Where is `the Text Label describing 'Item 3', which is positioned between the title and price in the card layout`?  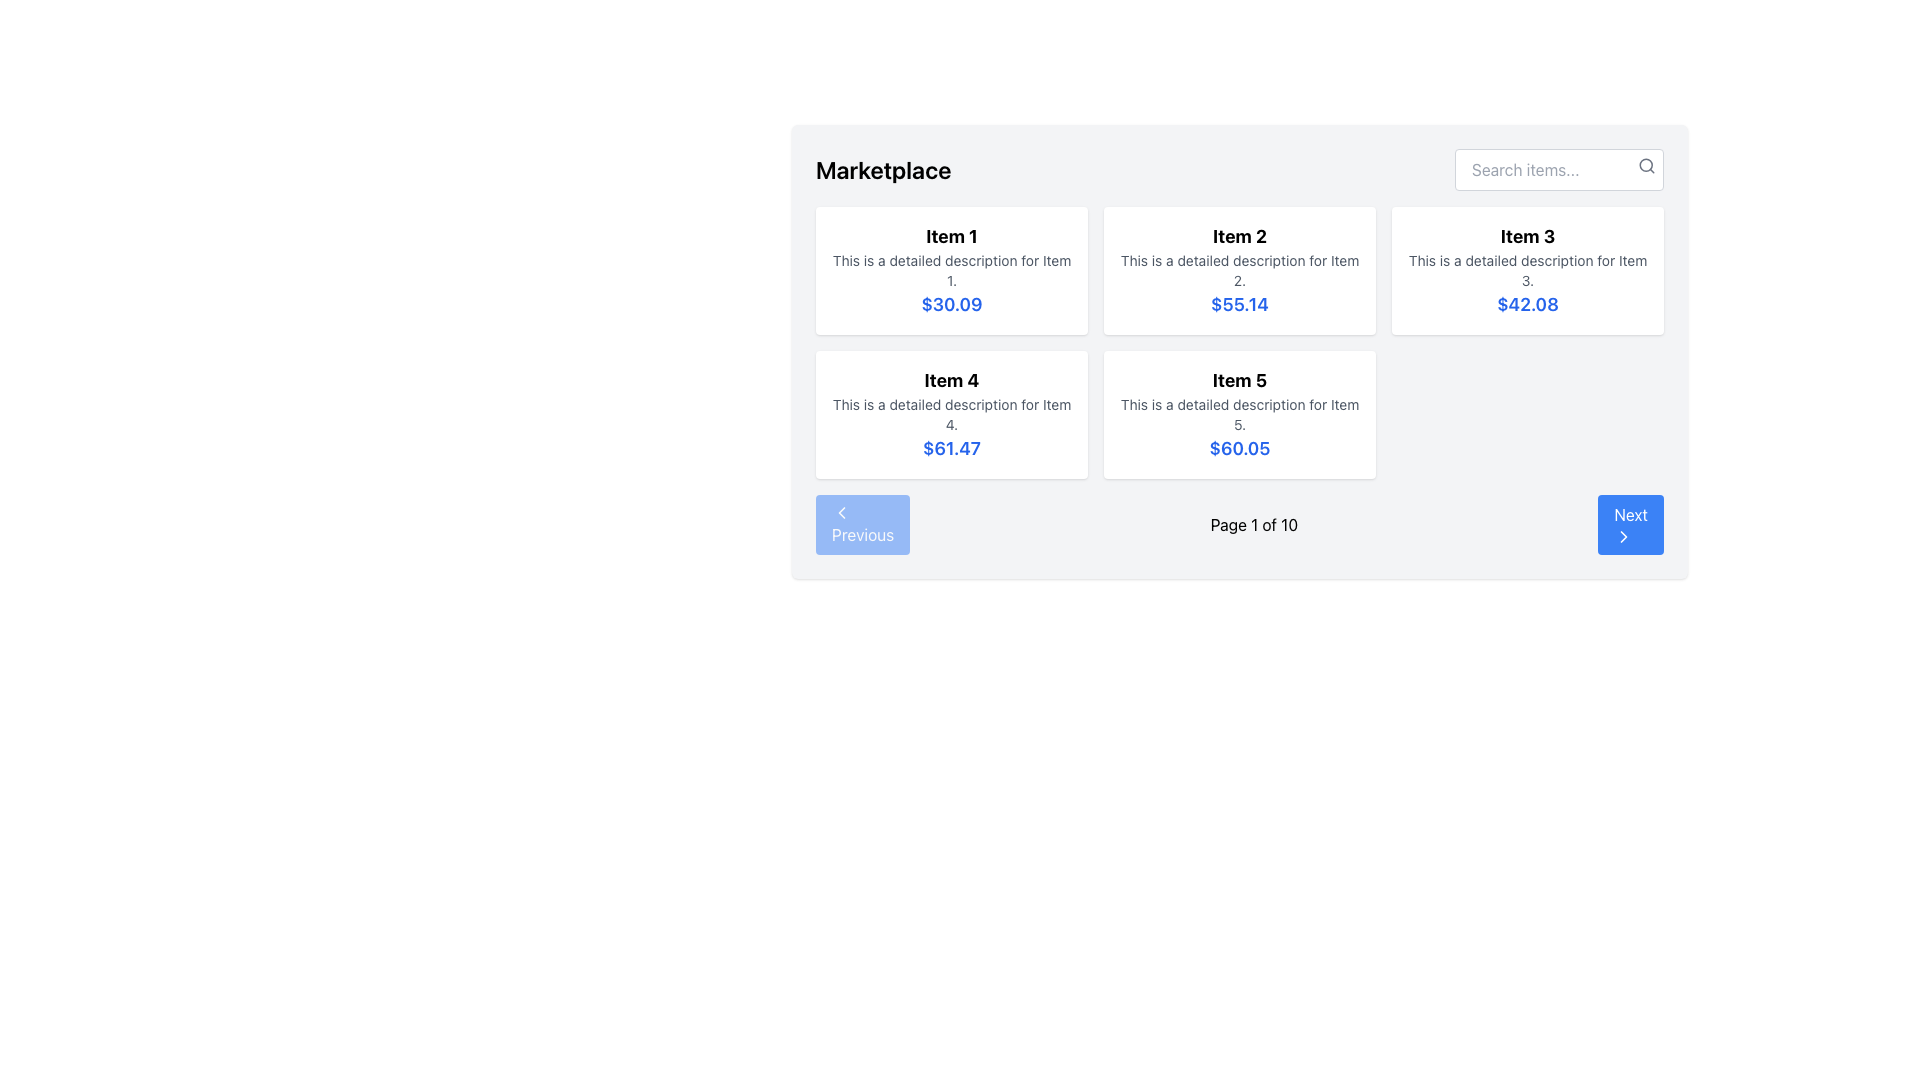
the Text Label describing 'Item 3', which is positioned between the title and price in the card layout is located at coordinates (1526, 270).